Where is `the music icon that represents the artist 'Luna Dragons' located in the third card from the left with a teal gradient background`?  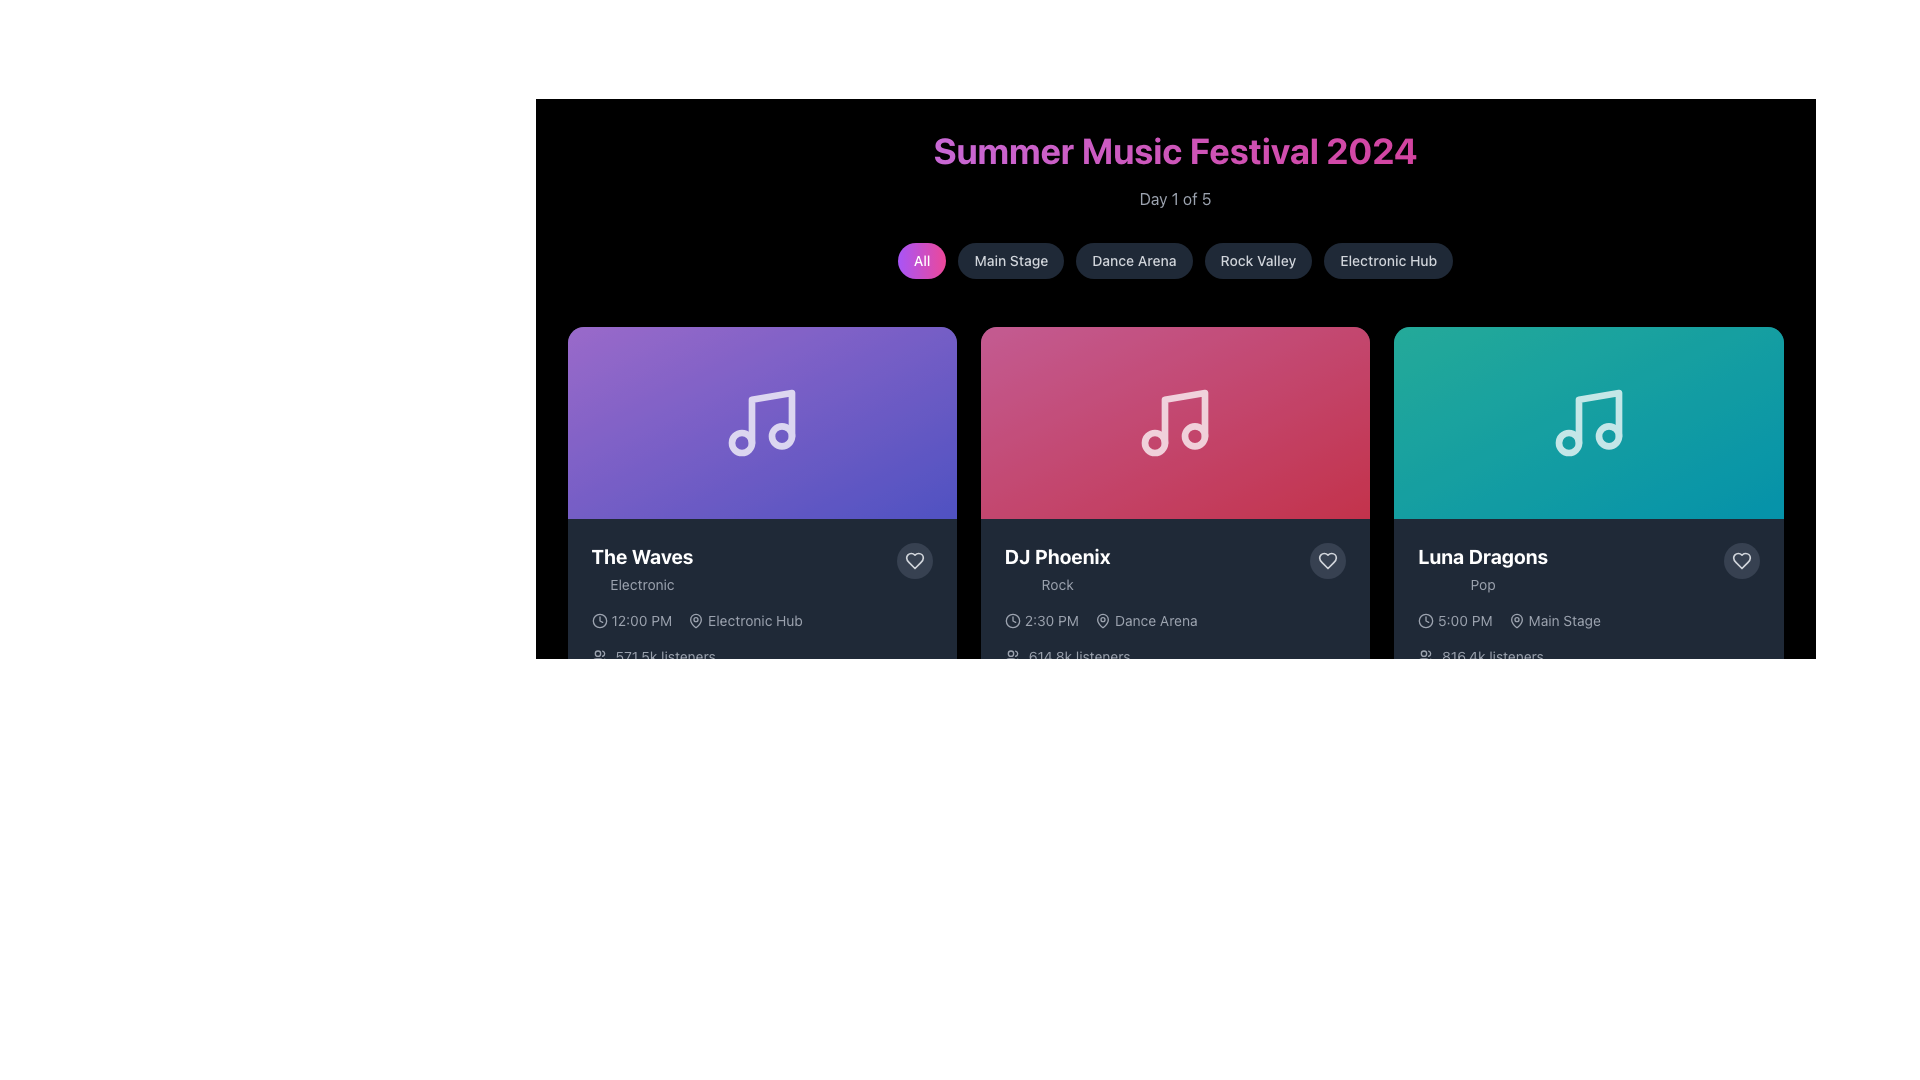
the music icon that represents the artist 'Luna Dragons' located in the third card from the left with a teal gradient background is located at coordinates (1587, 422).